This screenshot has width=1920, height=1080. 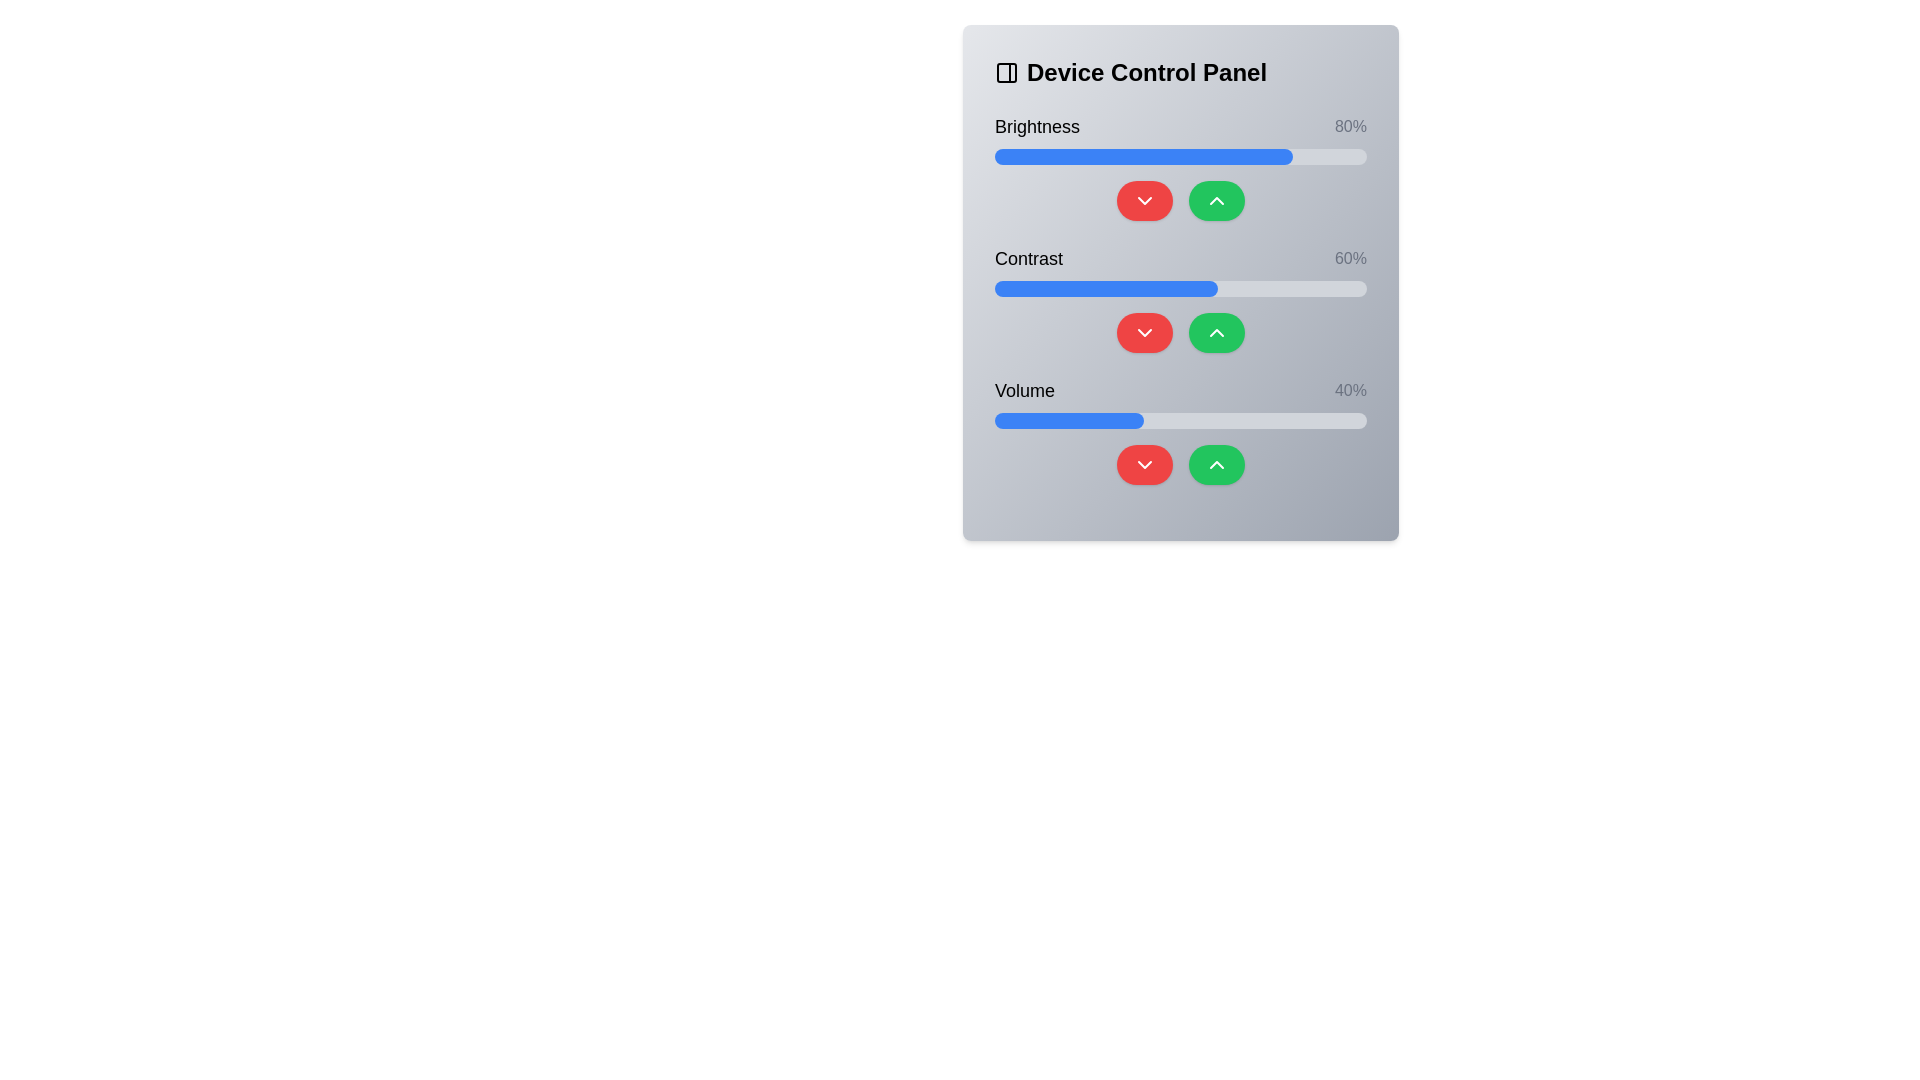 What do you see at coordinates (1180, 430) in the screenshot?
I see `the Progress bar with textual indicator that shows the current volume level, located at the bottom portion of the settings panel` at bounding box center [1180, 430].